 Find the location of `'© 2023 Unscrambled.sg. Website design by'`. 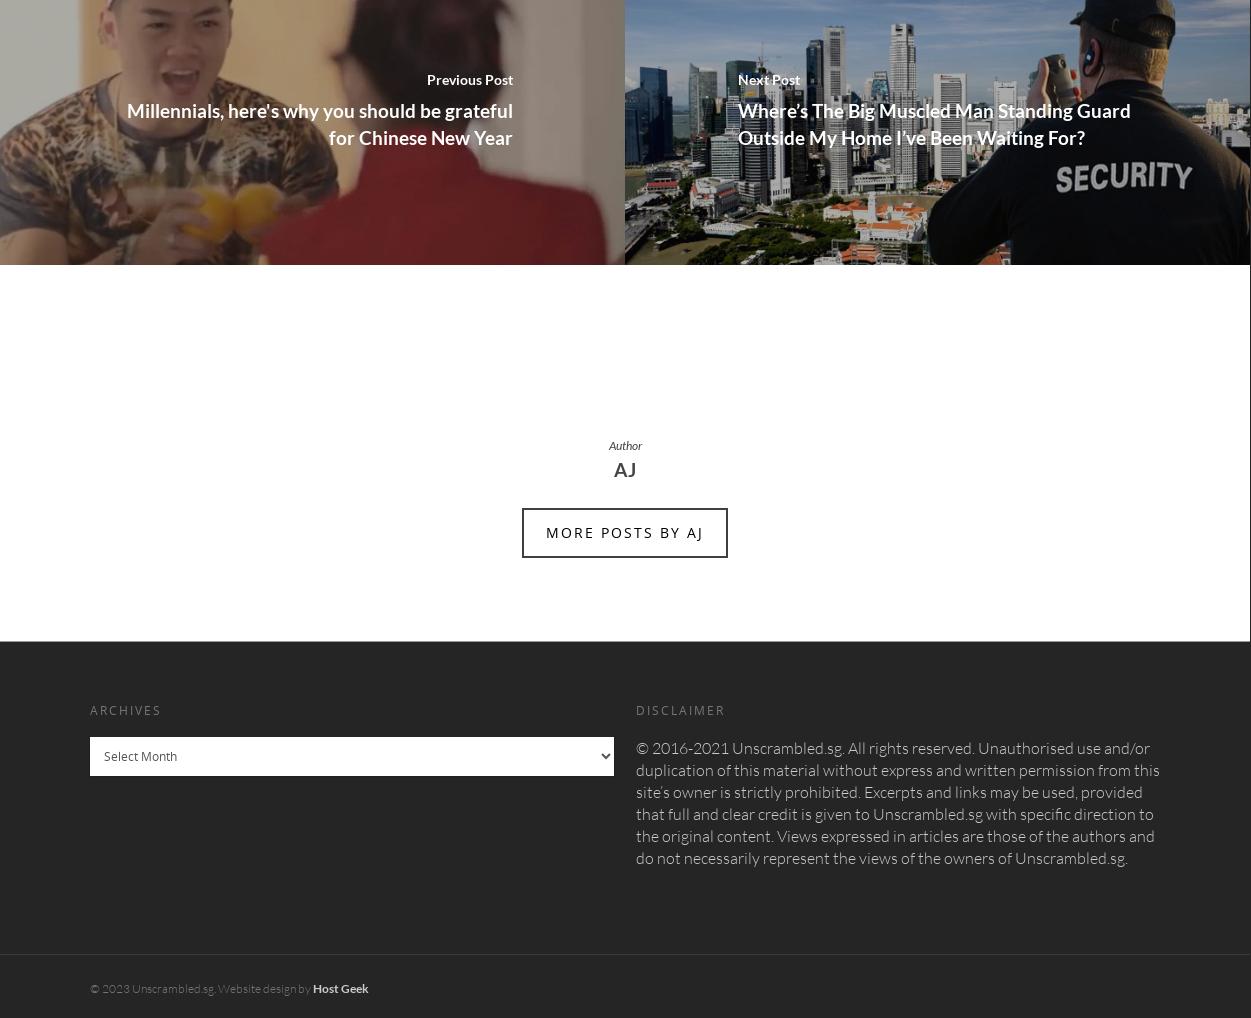

'© 2023 Unscrambled.sg. Website design by' is located at coordinates (201, 988).